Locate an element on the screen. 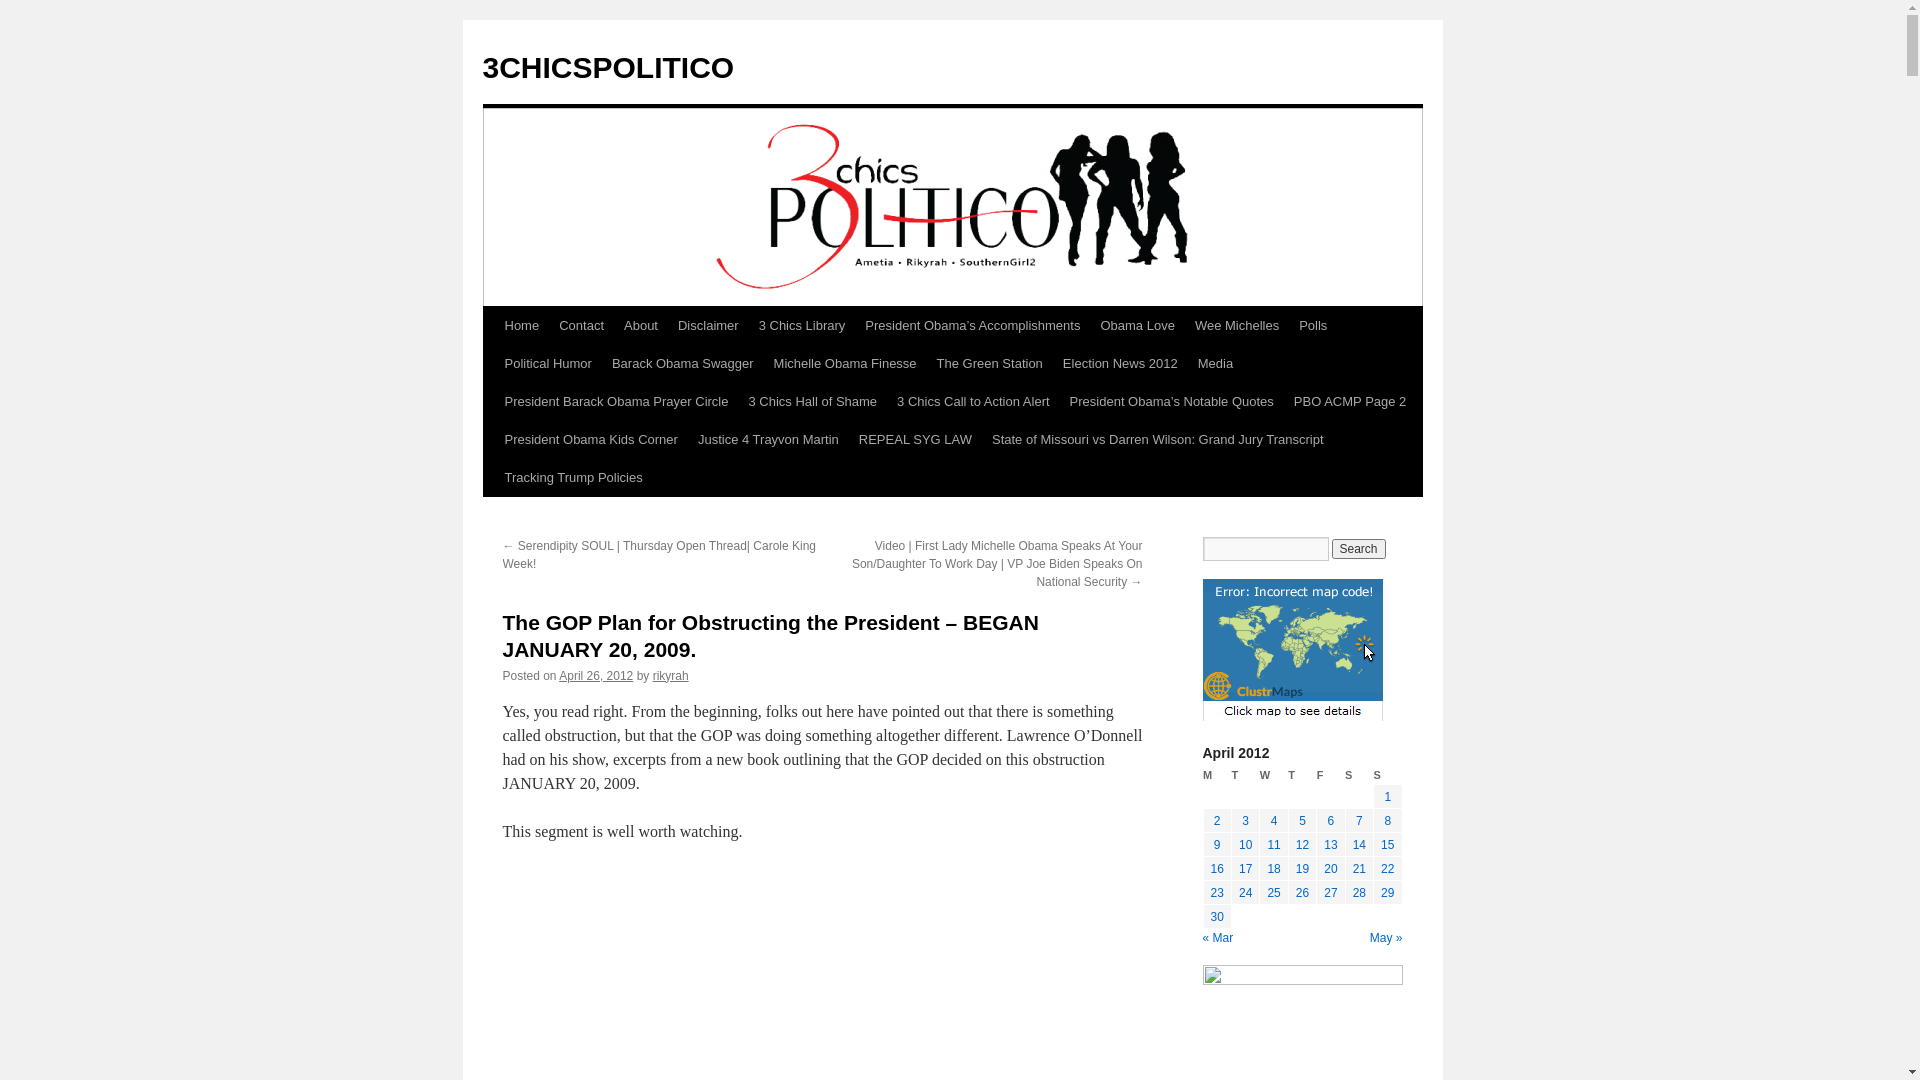  'Contact' is located at coordinates (580, 325).